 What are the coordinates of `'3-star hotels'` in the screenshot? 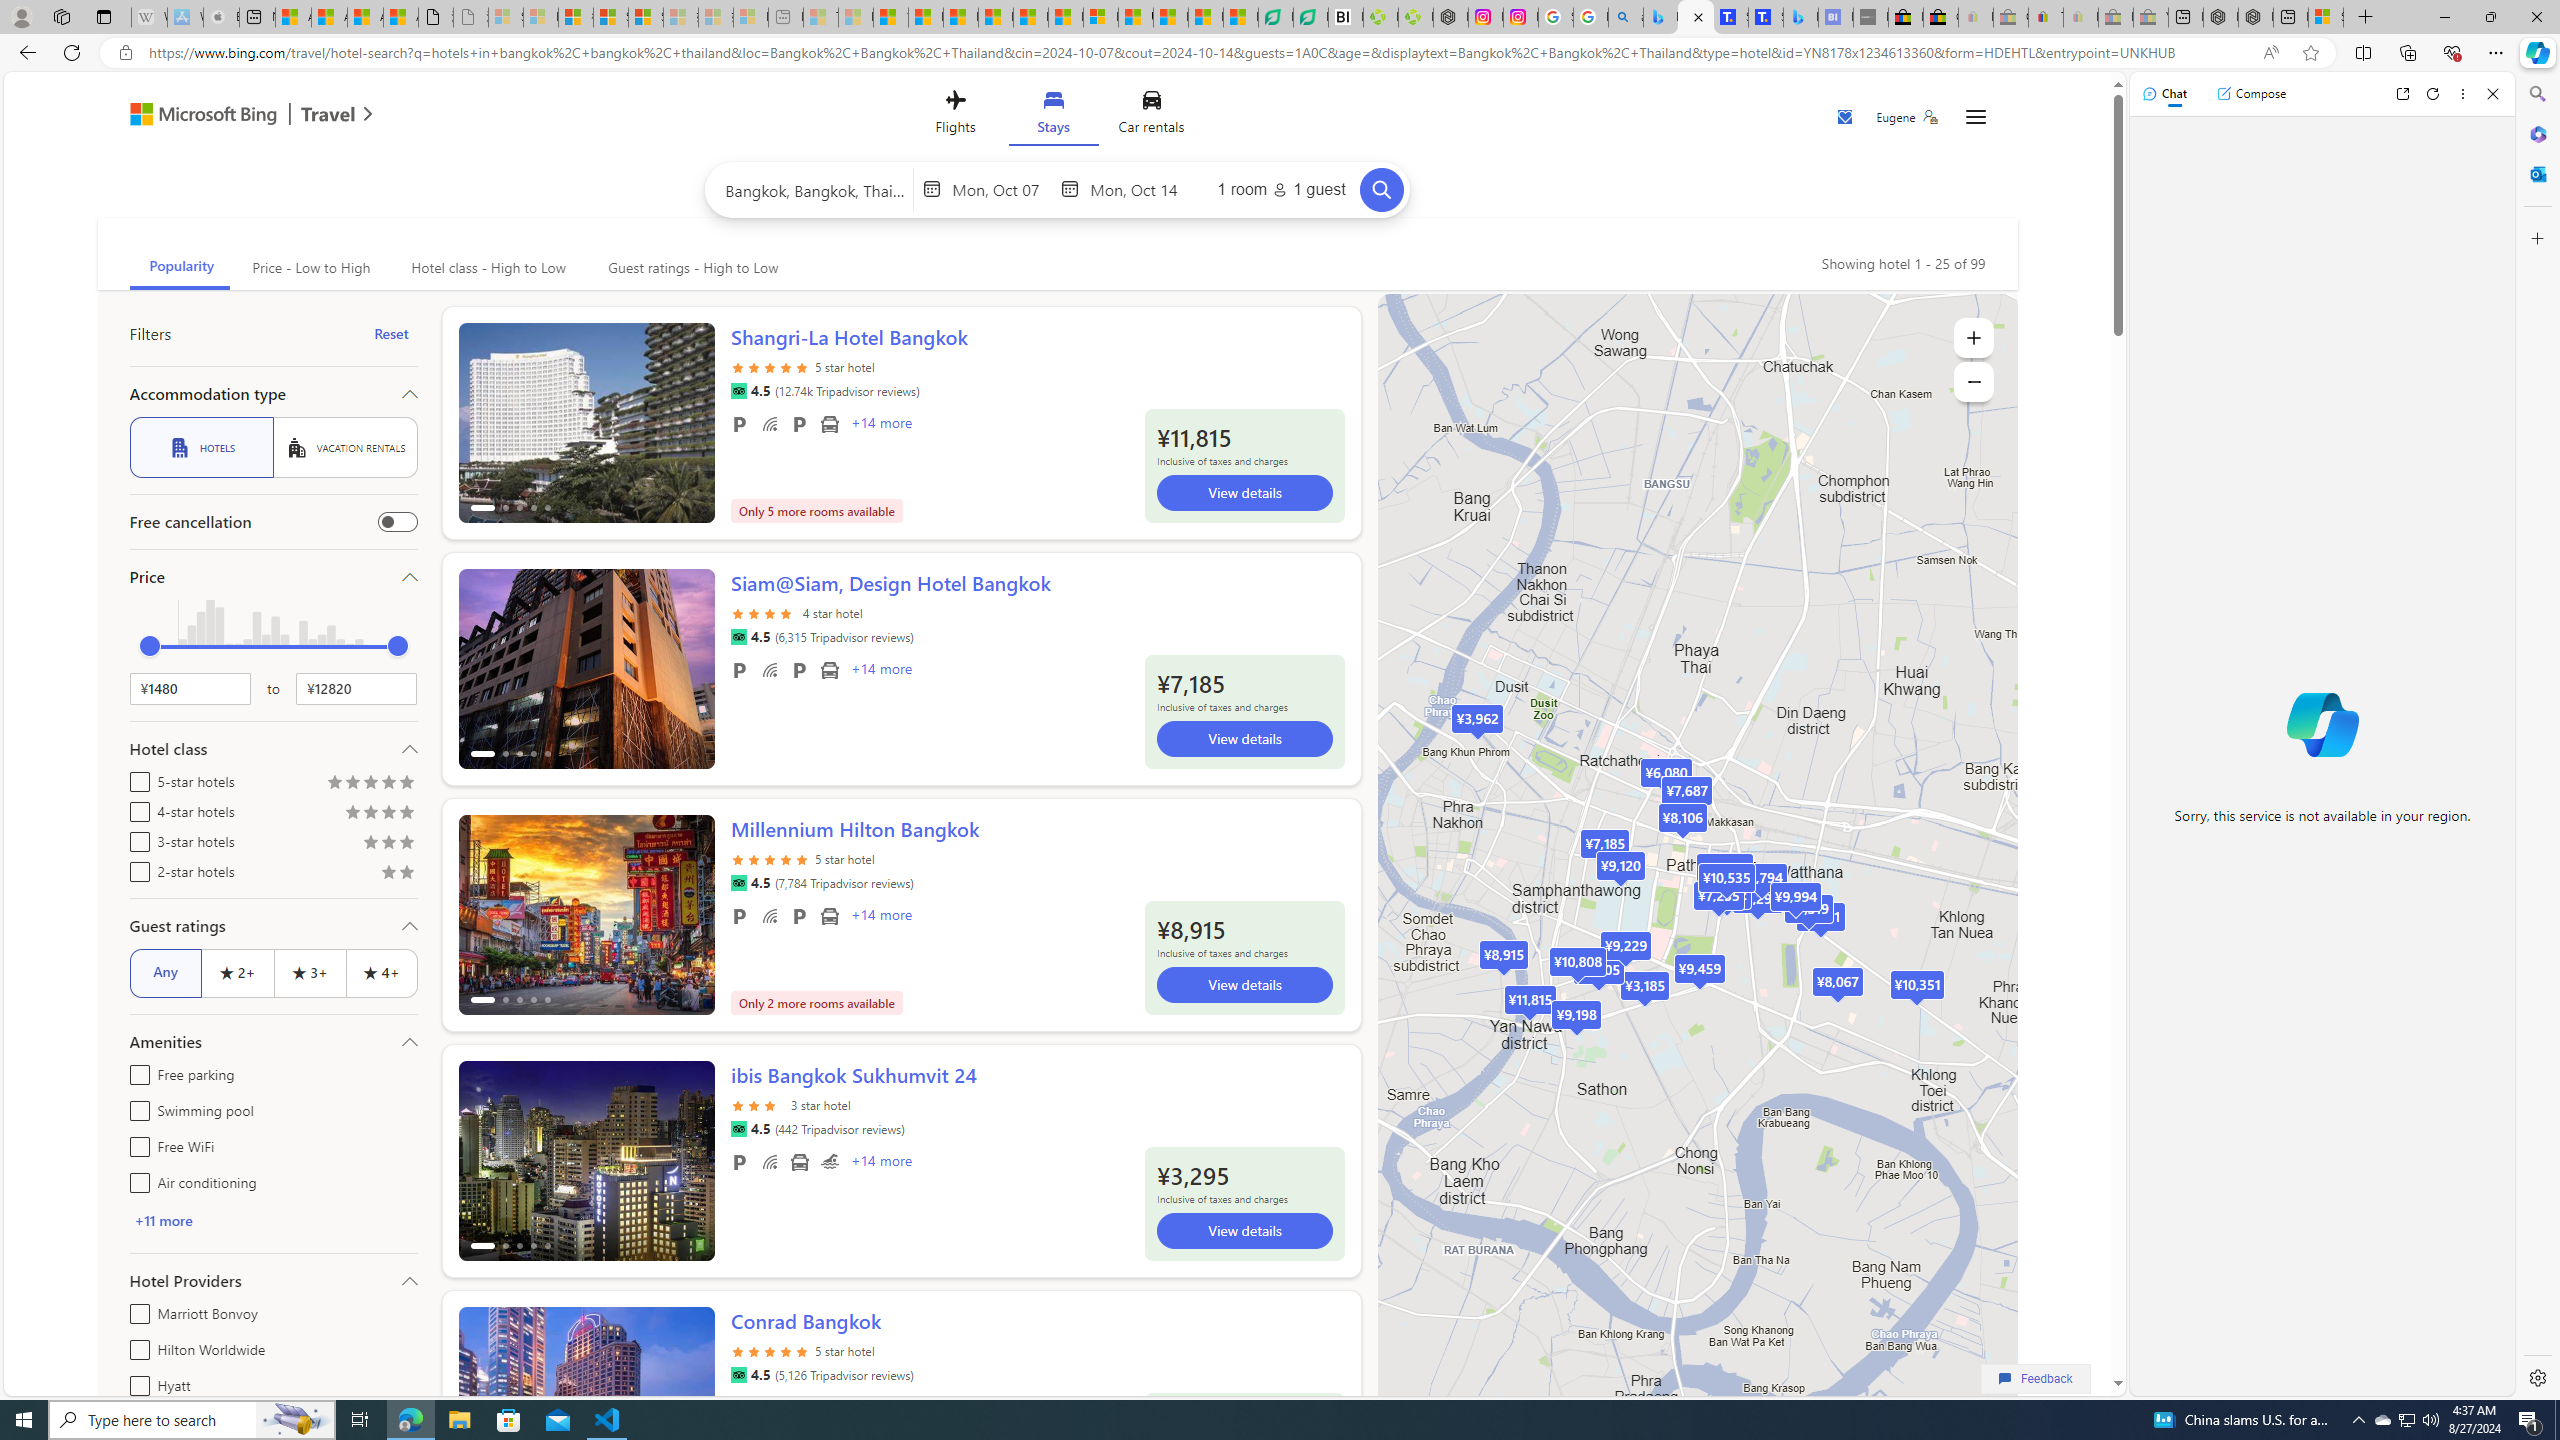 It's located at (134, 838).